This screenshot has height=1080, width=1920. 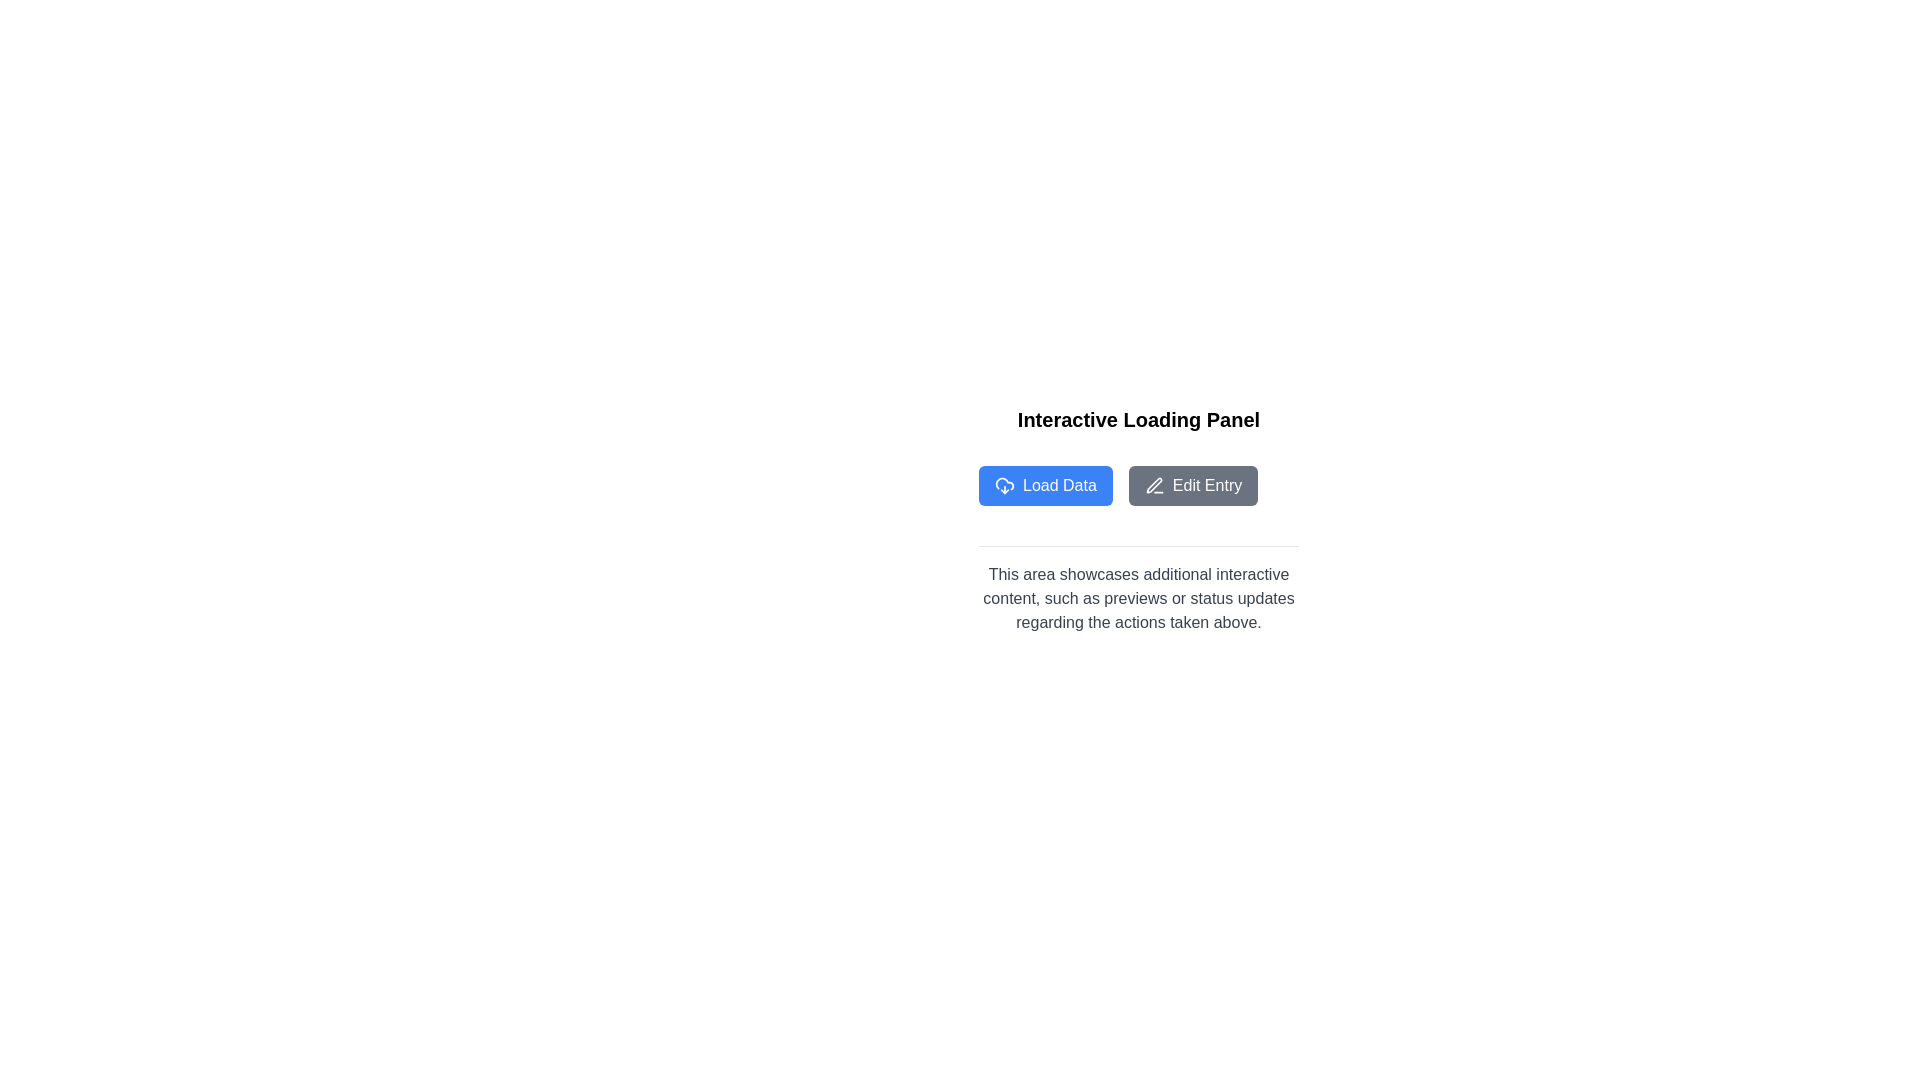 What do you see at coordinates (1193, 486) in the screenshot?
I see `the 'Edit Entry' button with rounded corners and a gray background, located to the right of the 'Load Data' button in the Interactive Loading Panel` at bounding box center [1193, 486].